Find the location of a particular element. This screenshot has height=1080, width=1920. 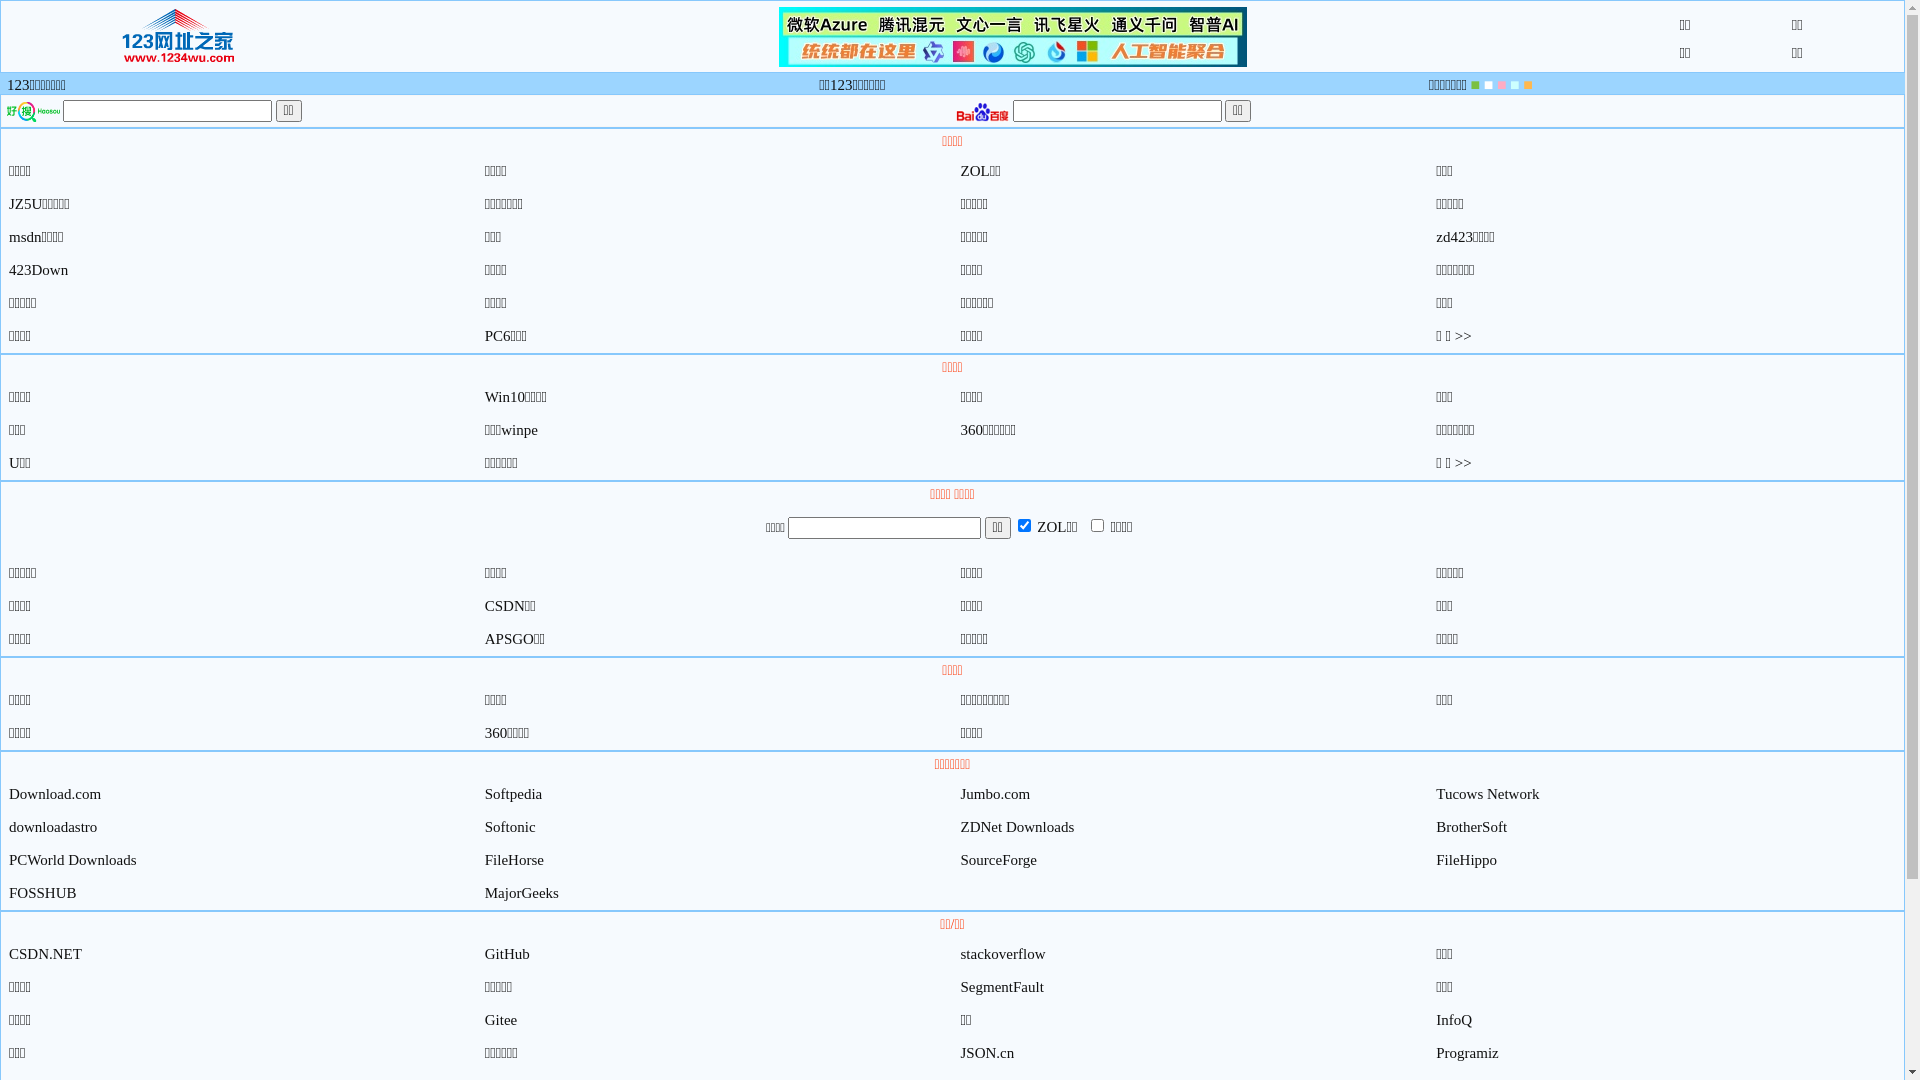

'ZDNet Downloads' is located at coordinates (1017, 826).